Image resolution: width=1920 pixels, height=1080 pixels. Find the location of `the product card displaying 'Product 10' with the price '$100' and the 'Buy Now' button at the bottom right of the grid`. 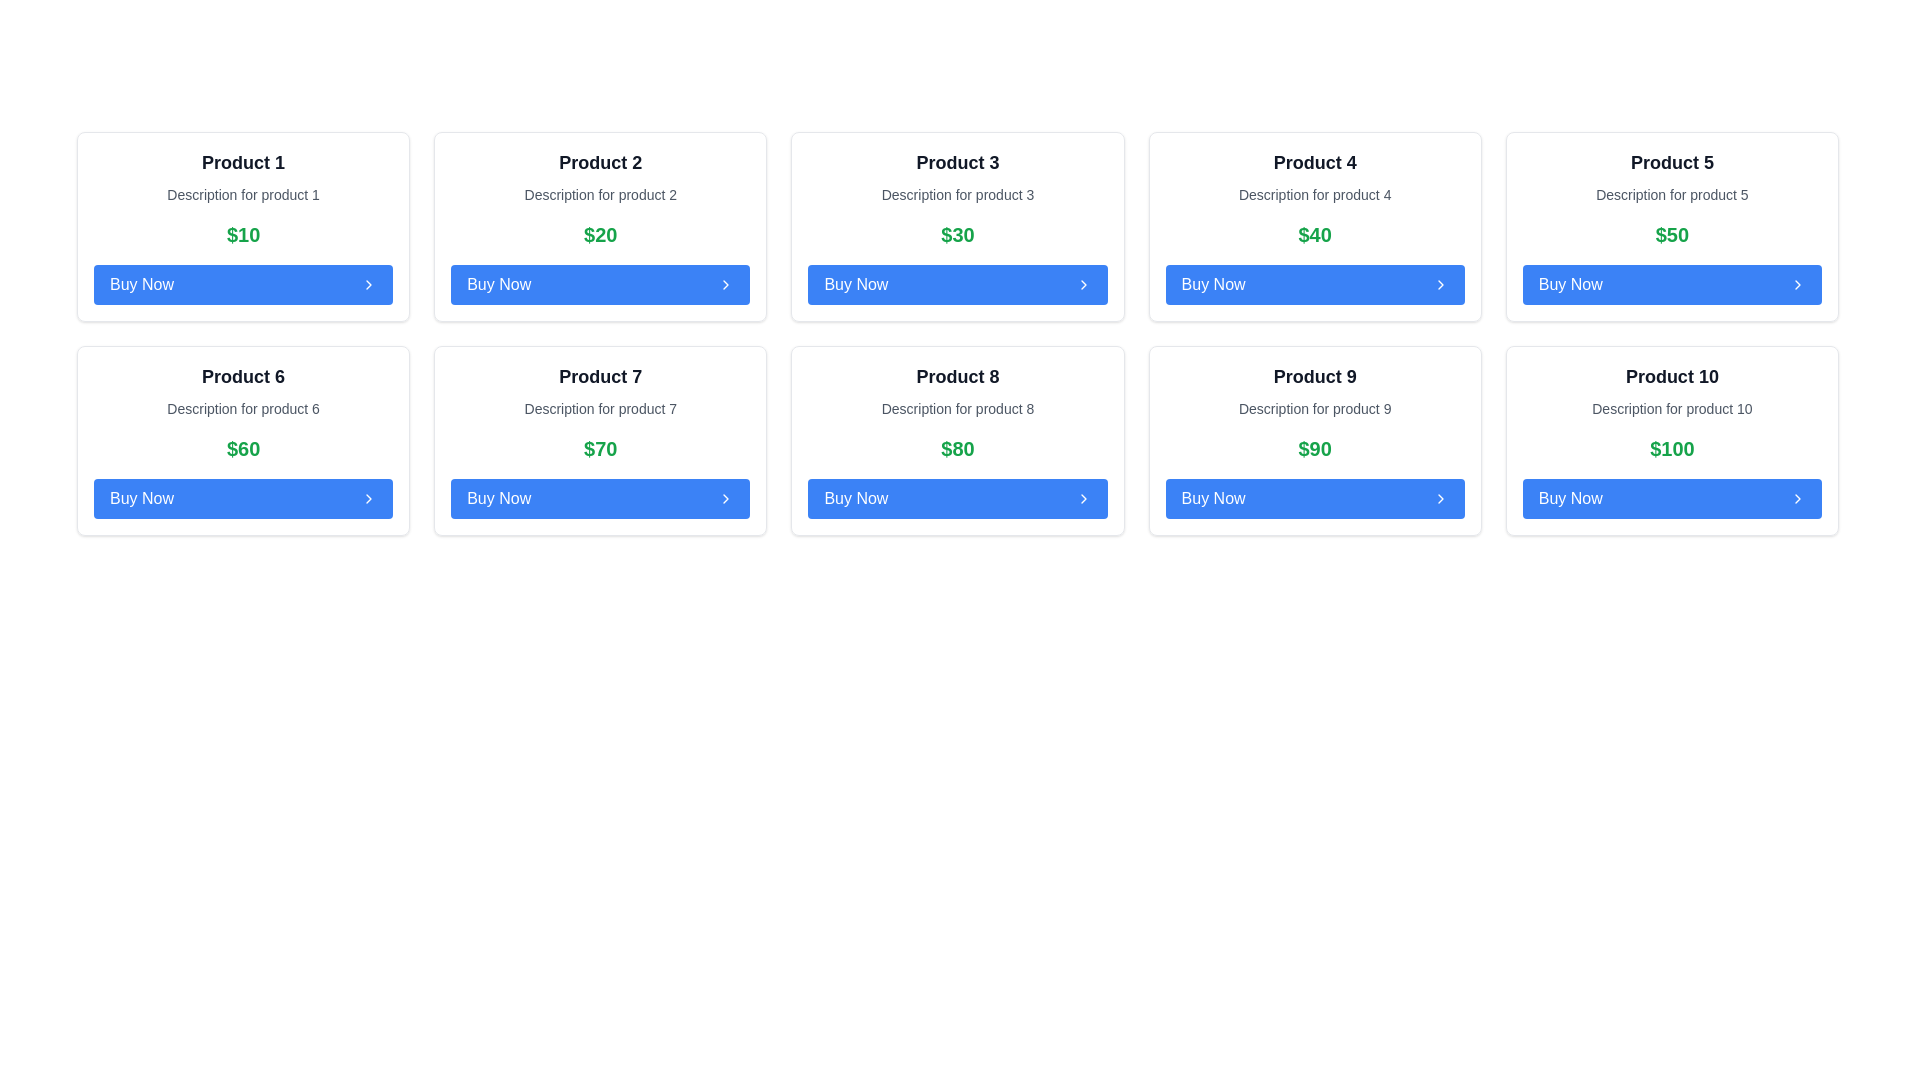

the product card displaying 'Product 10' with the price '$100' and the 'Buy Now' button at the bottom right of the grid is located at coordinates (1672, 439).